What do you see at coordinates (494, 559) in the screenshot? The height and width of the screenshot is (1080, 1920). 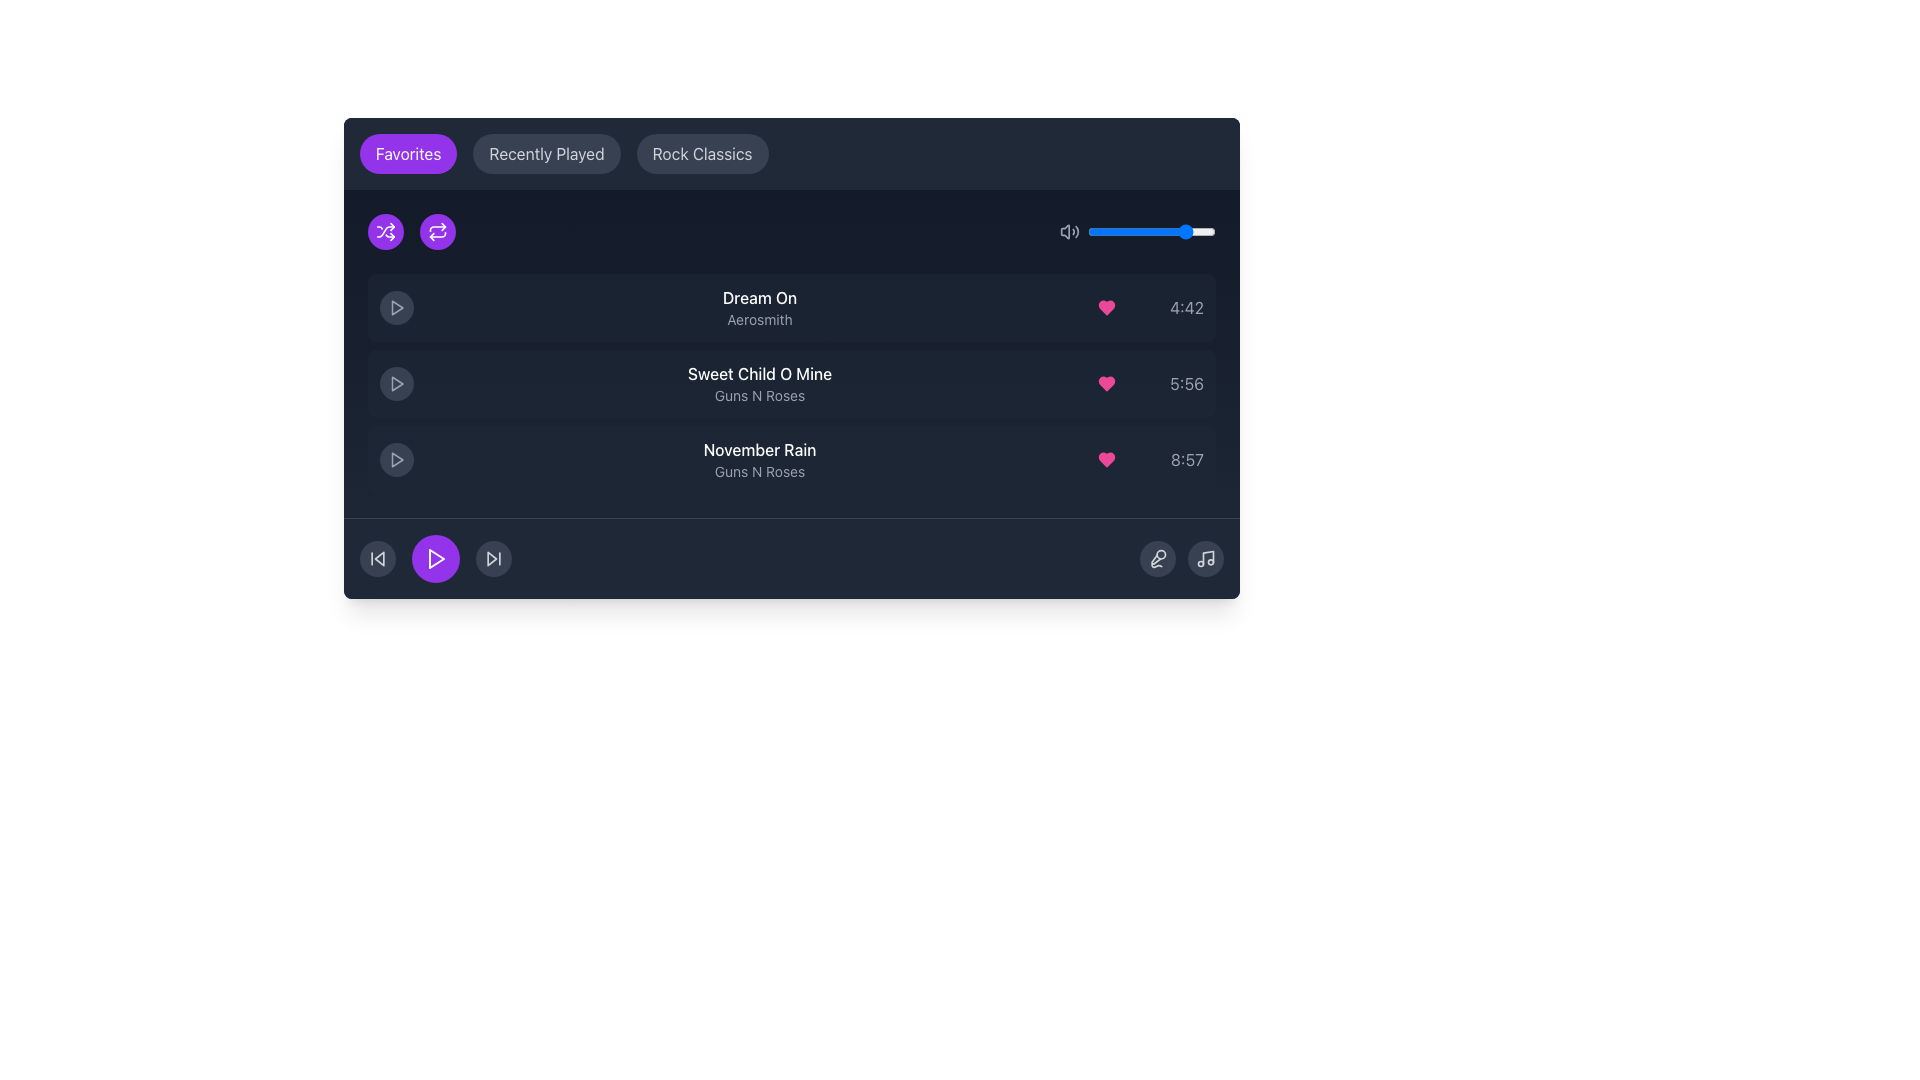 I see `the button that skips to the next track in the bottom control panel of the player interface, located to the right of the 'Play' icon` at bounding box center [494, 559].